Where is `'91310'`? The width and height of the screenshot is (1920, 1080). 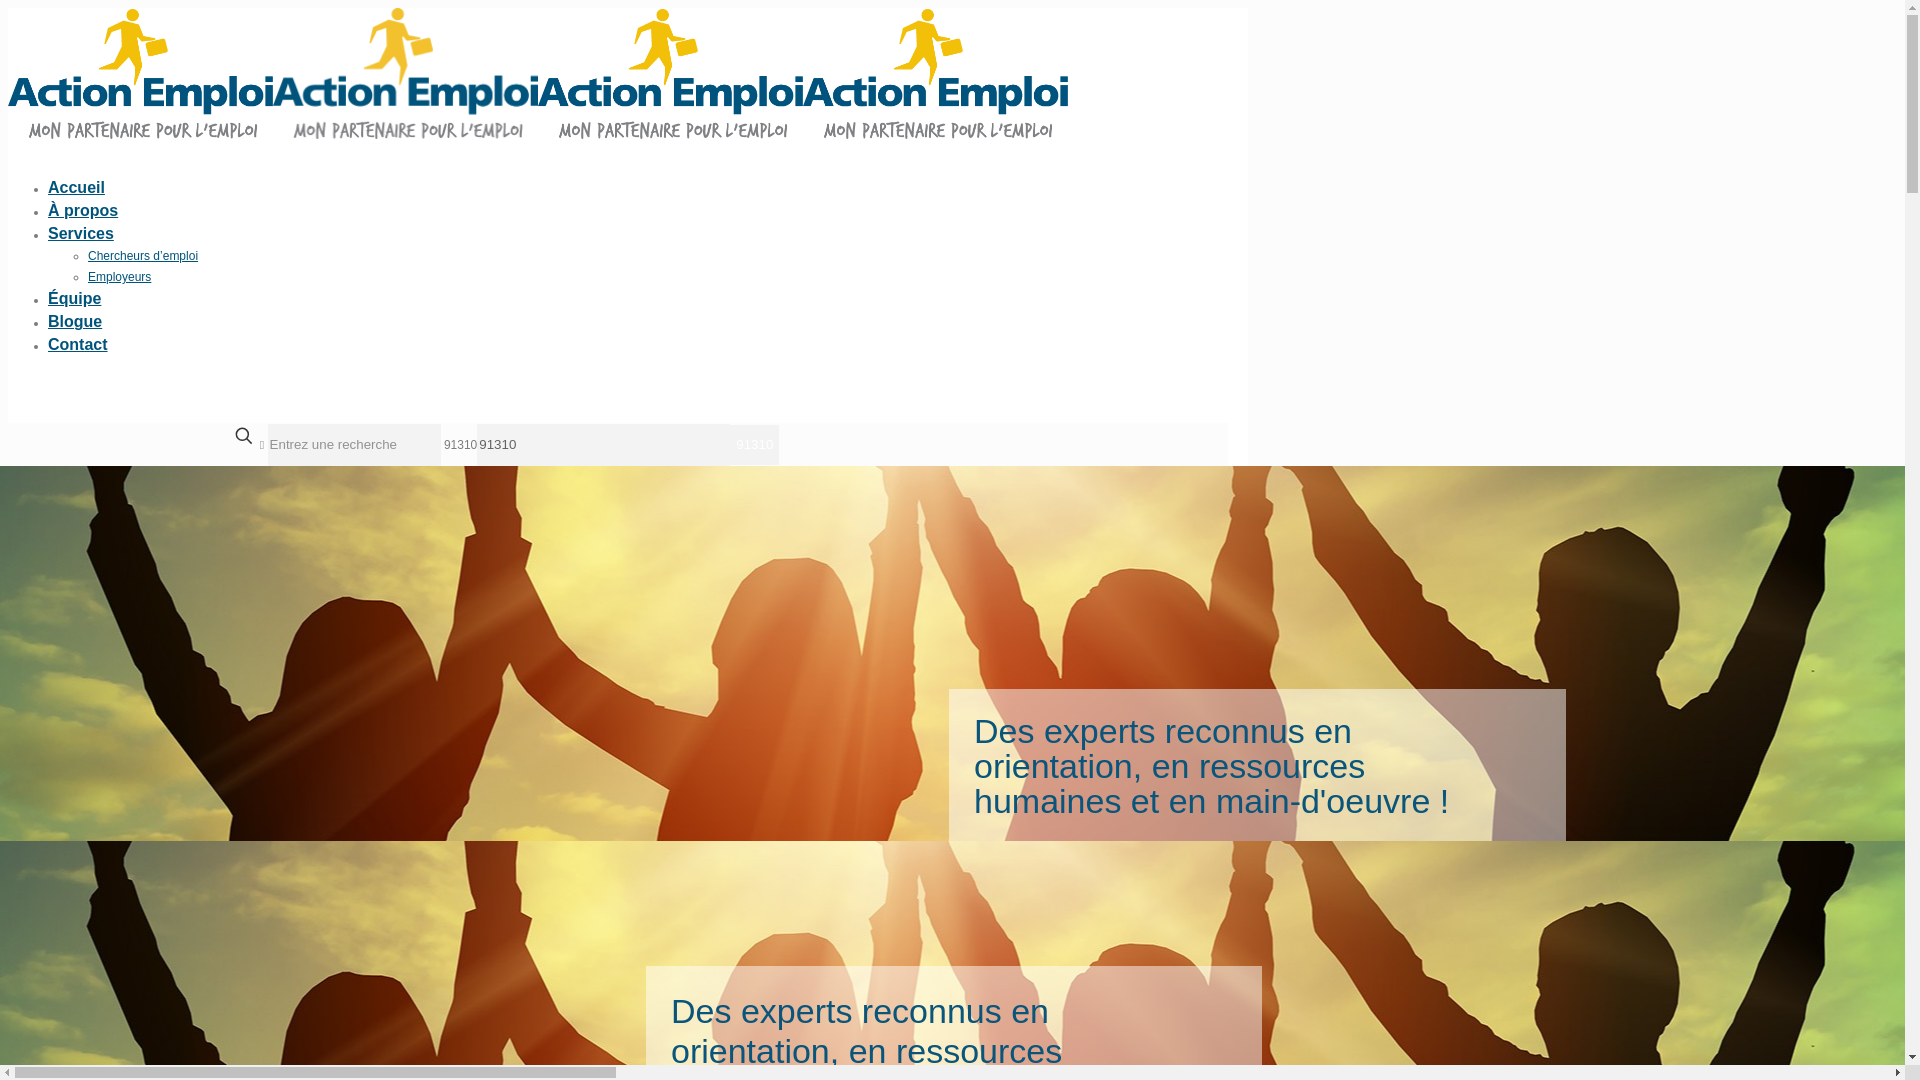 '91310' is located at coordinates (753, 443).